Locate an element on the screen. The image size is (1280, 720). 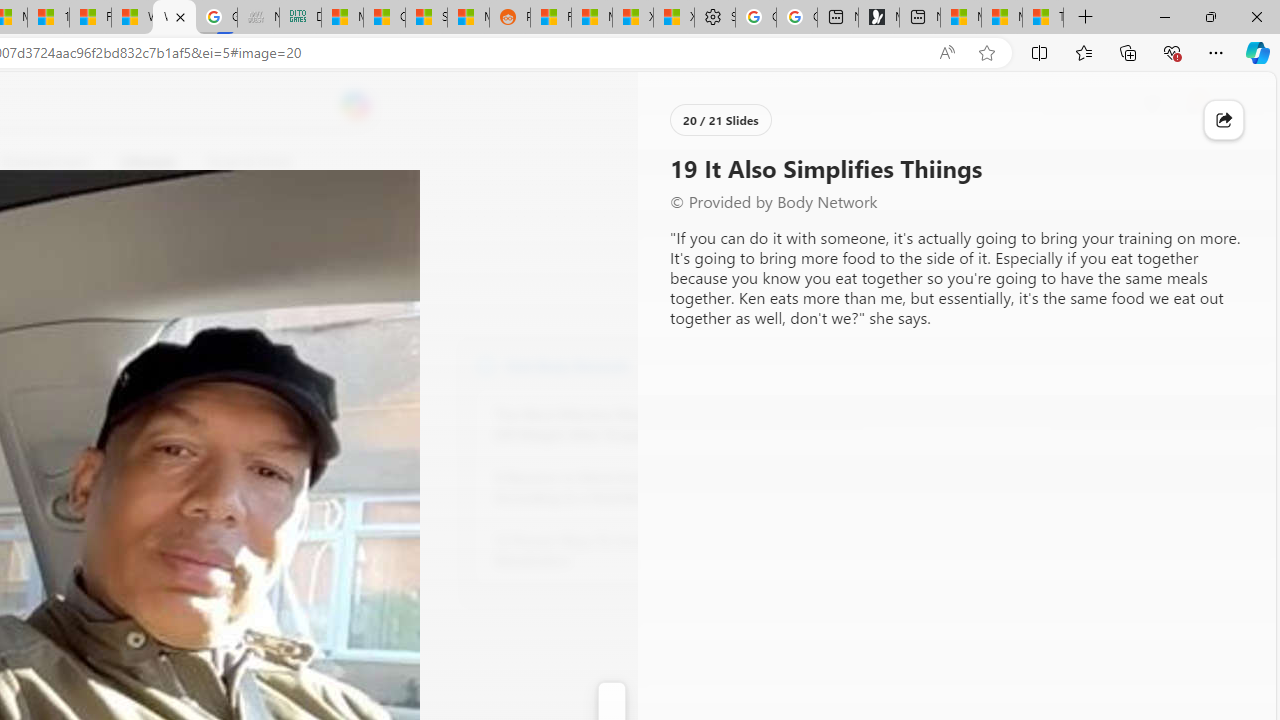
'DITOGAMES AG Imprint' is located at coordinates (299, 17).